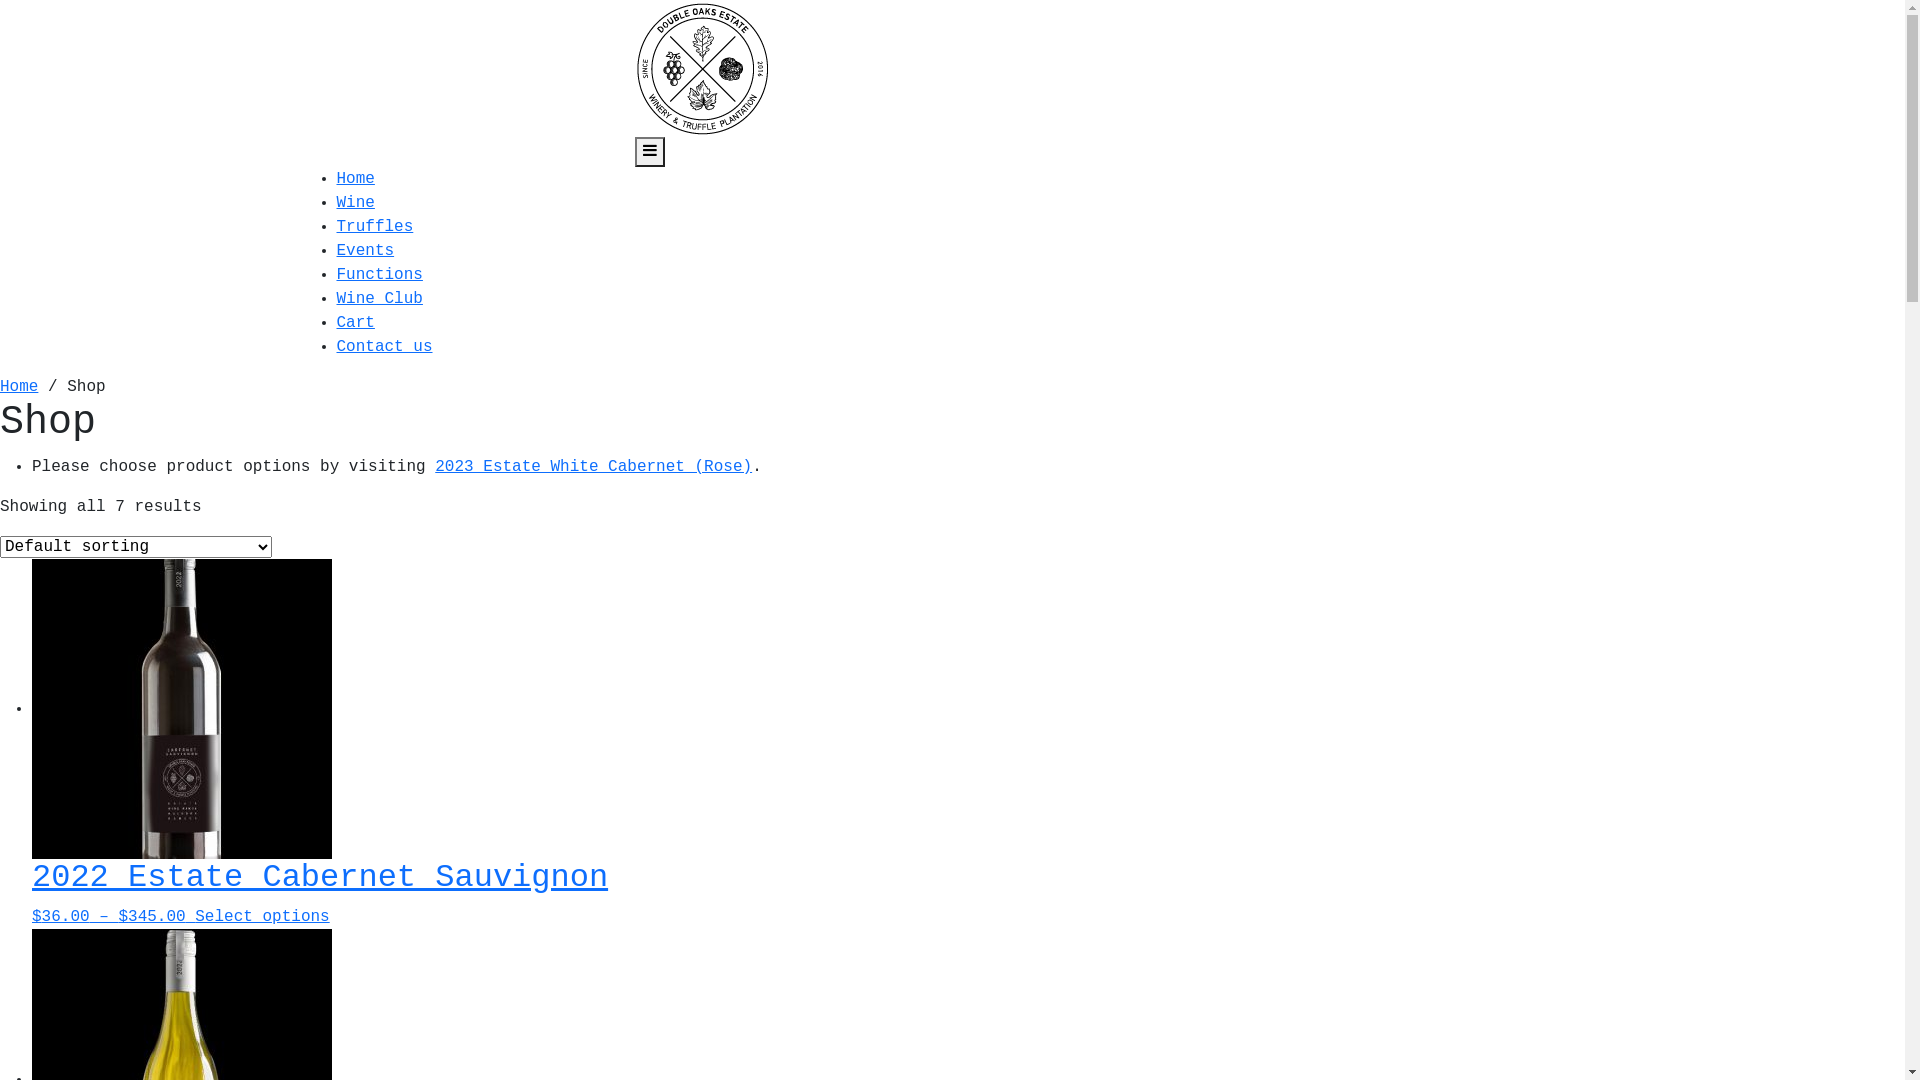 This screenshot has width=1920, height=1080. Describe the element at coordinates (374, 226) in the screenshot. I see `'Truffles'` at that location.